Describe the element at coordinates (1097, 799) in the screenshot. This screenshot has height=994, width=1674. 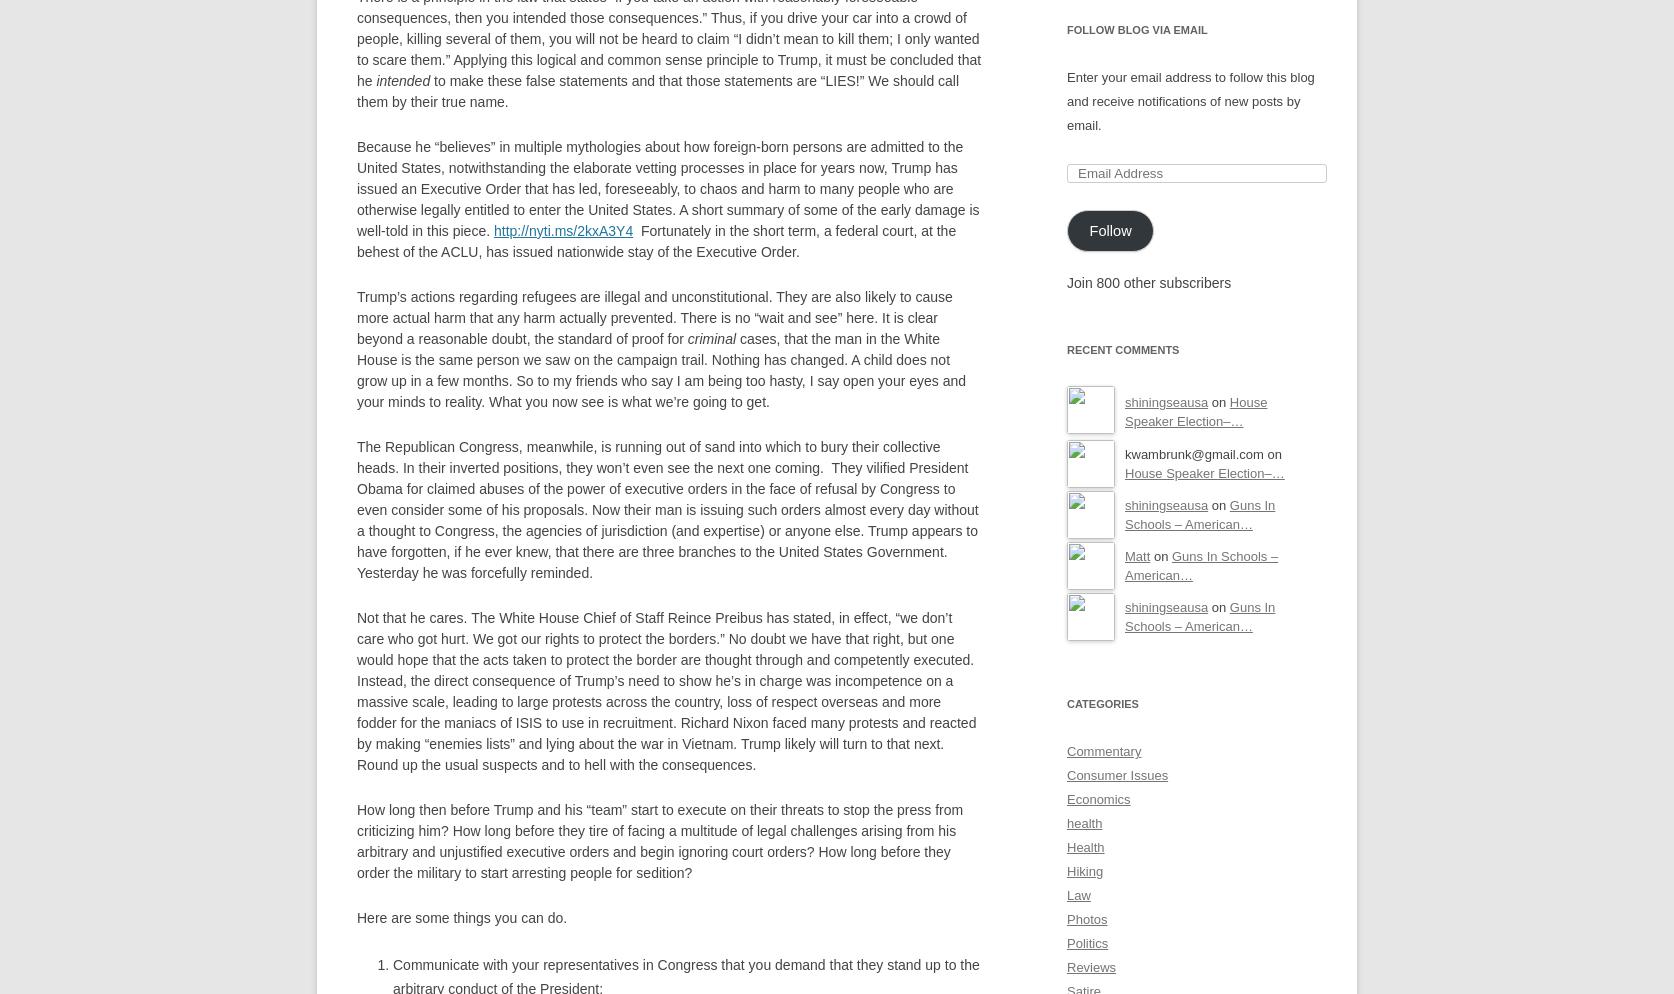
I see `'Economics'` at that location.